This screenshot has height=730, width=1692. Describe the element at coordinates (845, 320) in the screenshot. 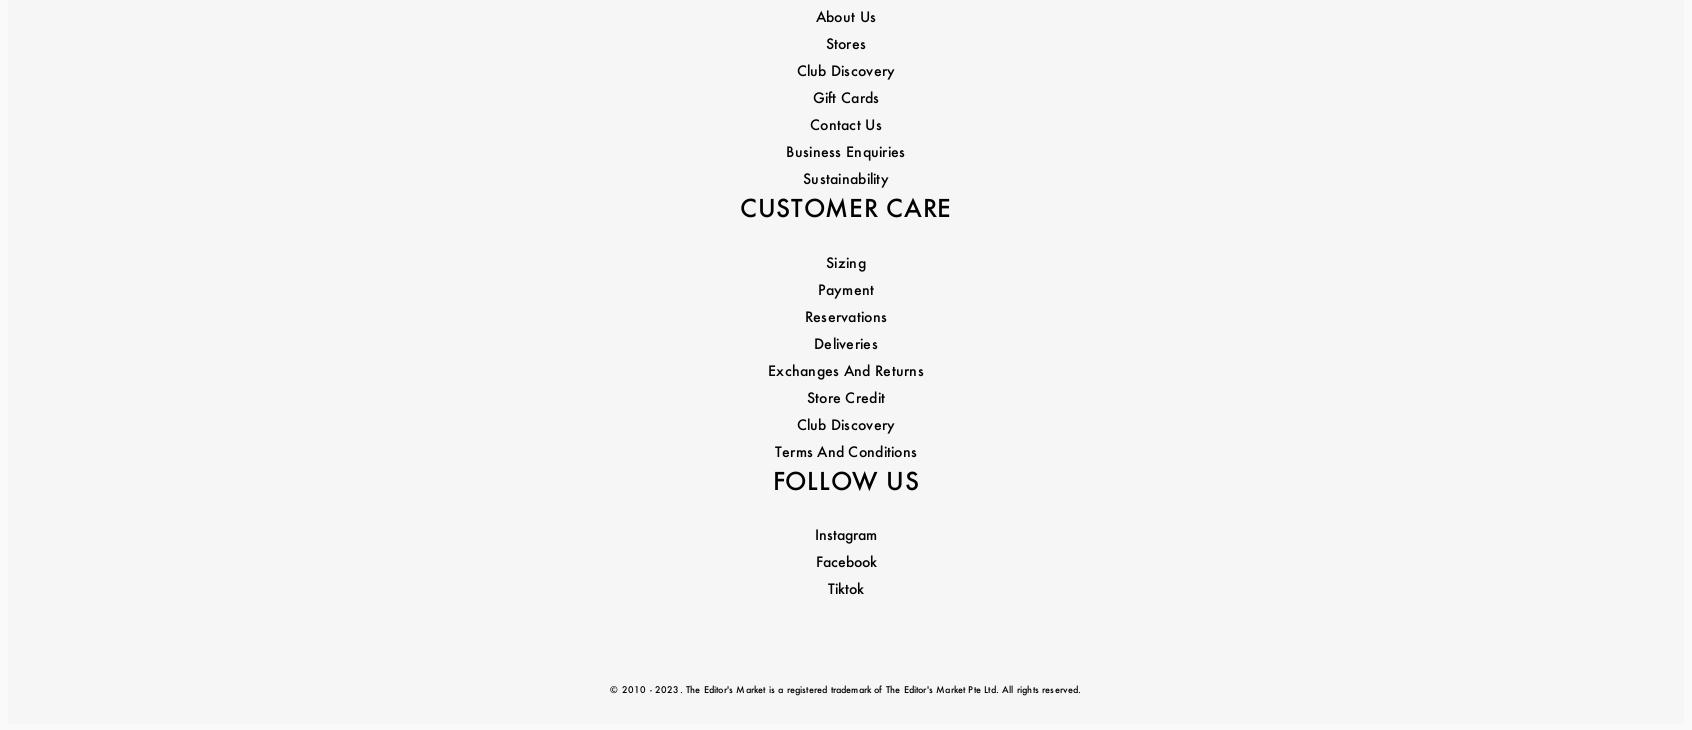

I see `'Follow Us'` at that location.